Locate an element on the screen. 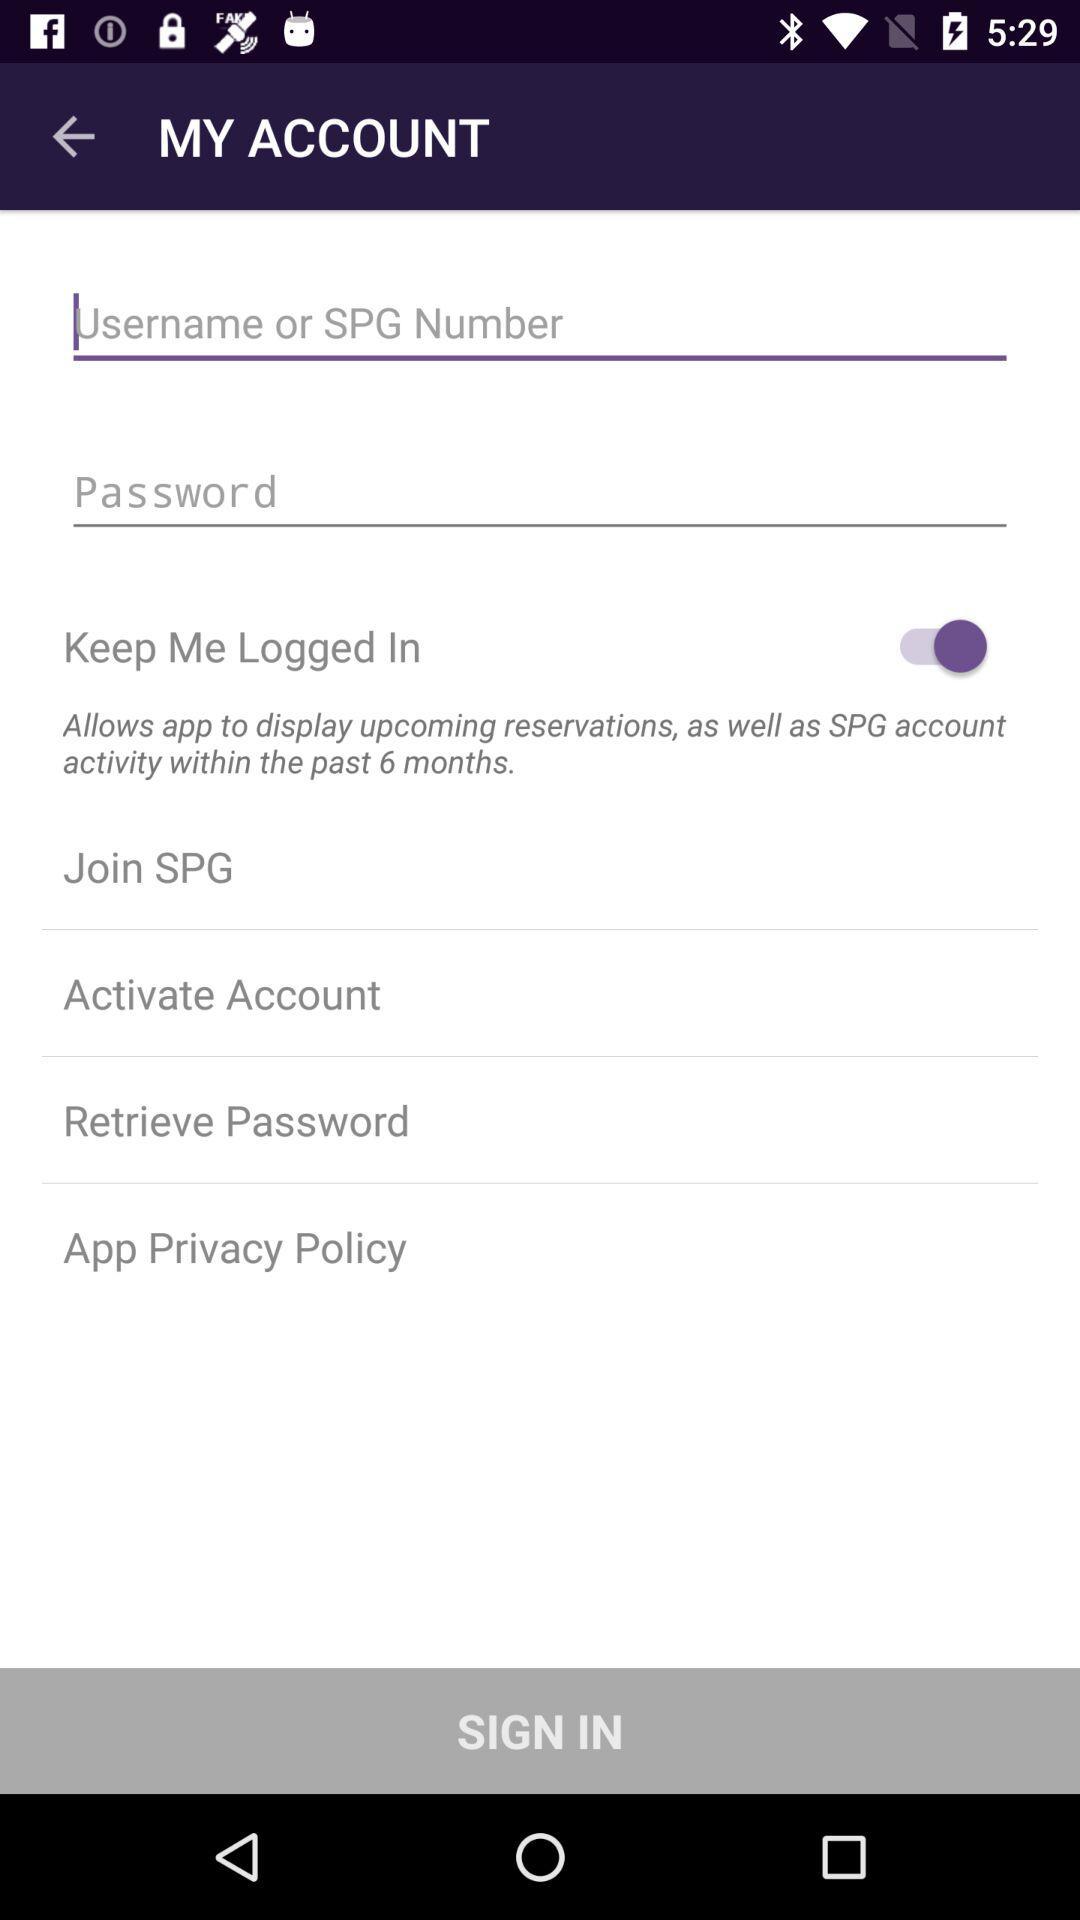  the item next to my account item is located at coordinates (72, 135).